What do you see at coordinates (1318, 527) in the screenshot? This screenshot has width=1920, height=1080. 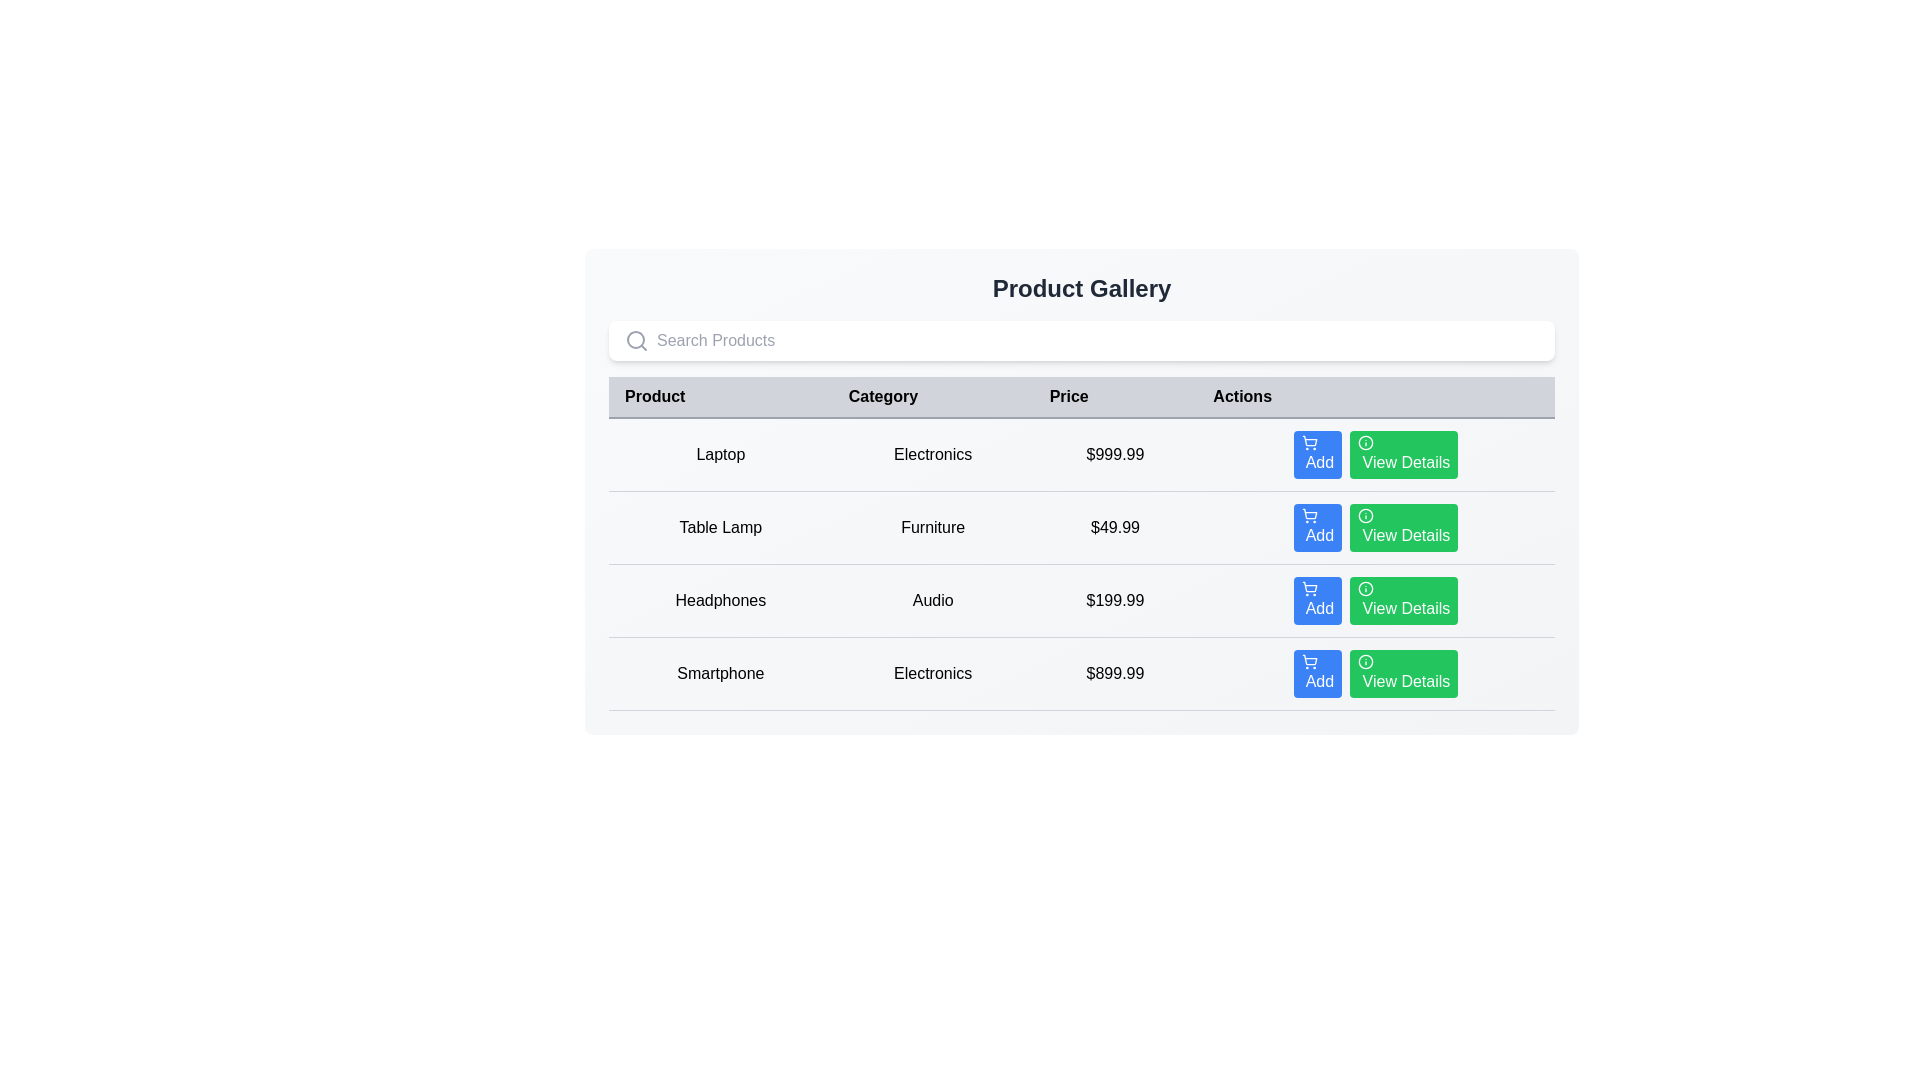 I see `the blue rectangular button labeled 'Add' with a shopping cart icon, located in the 'Actions' column of the row for the 'Table Lamp' product` at bounding box center [1318, 527].